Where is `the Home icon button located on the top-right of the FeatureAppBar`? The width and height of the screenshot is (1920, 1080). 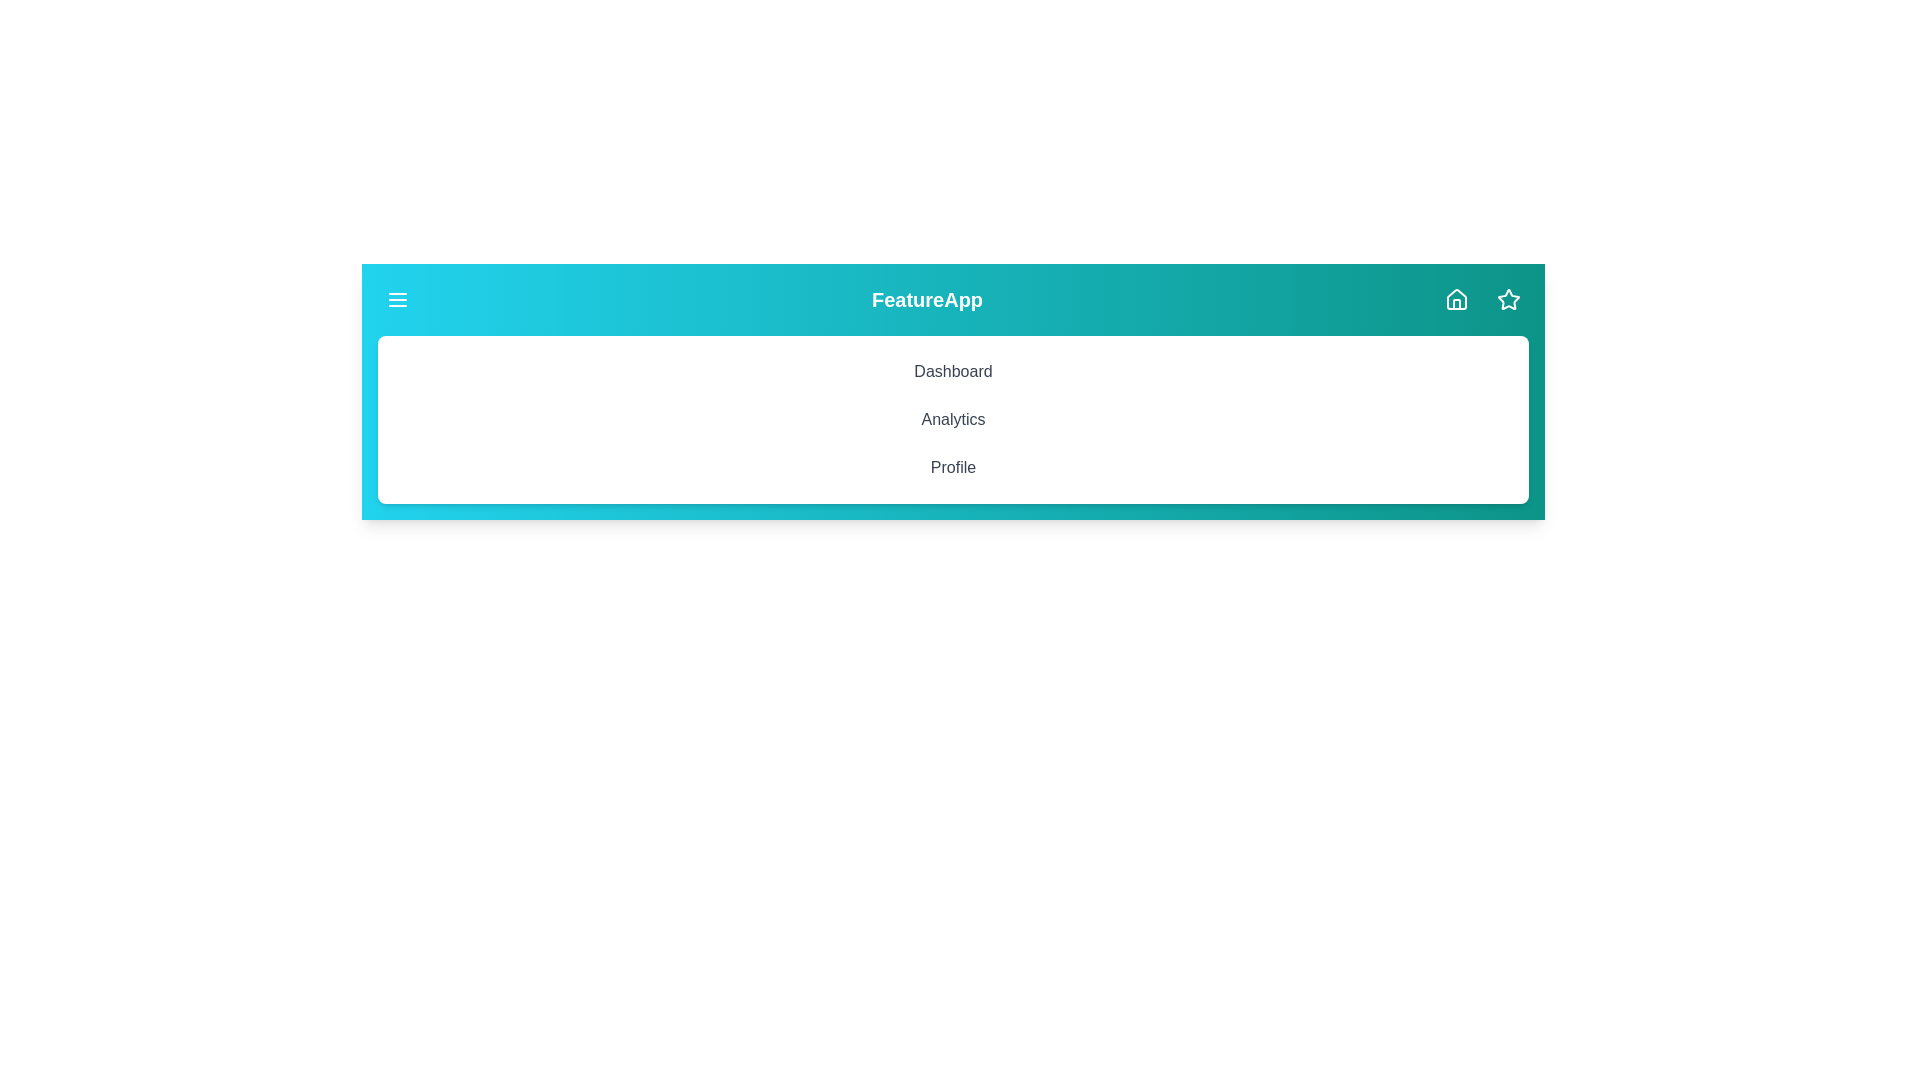
the Home icon button located on the top-right of the FeatureAppBar is located at coordinates (1457, 300).